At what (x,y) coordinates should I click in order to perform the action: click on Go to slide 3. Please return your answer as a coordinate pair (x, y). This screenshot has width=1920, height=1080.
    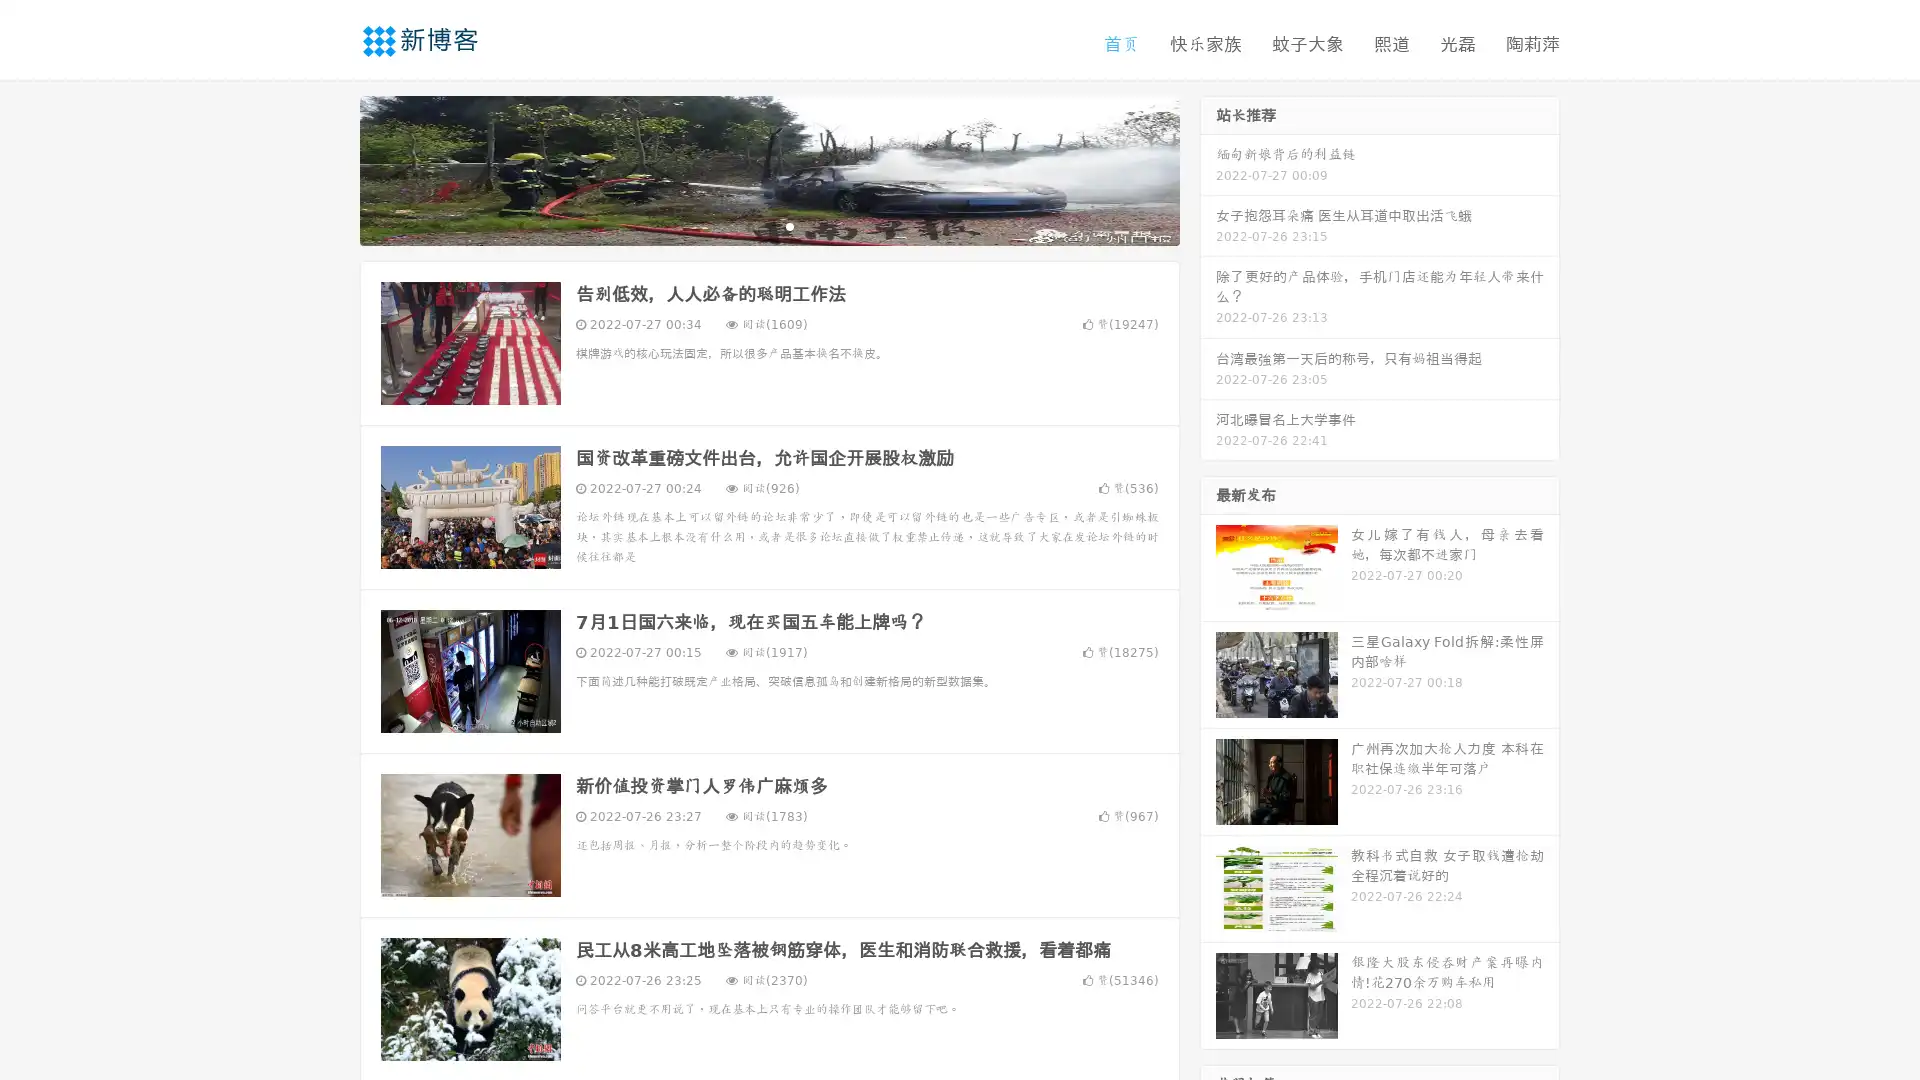
    Looking at the image, I should click on (789, 225).